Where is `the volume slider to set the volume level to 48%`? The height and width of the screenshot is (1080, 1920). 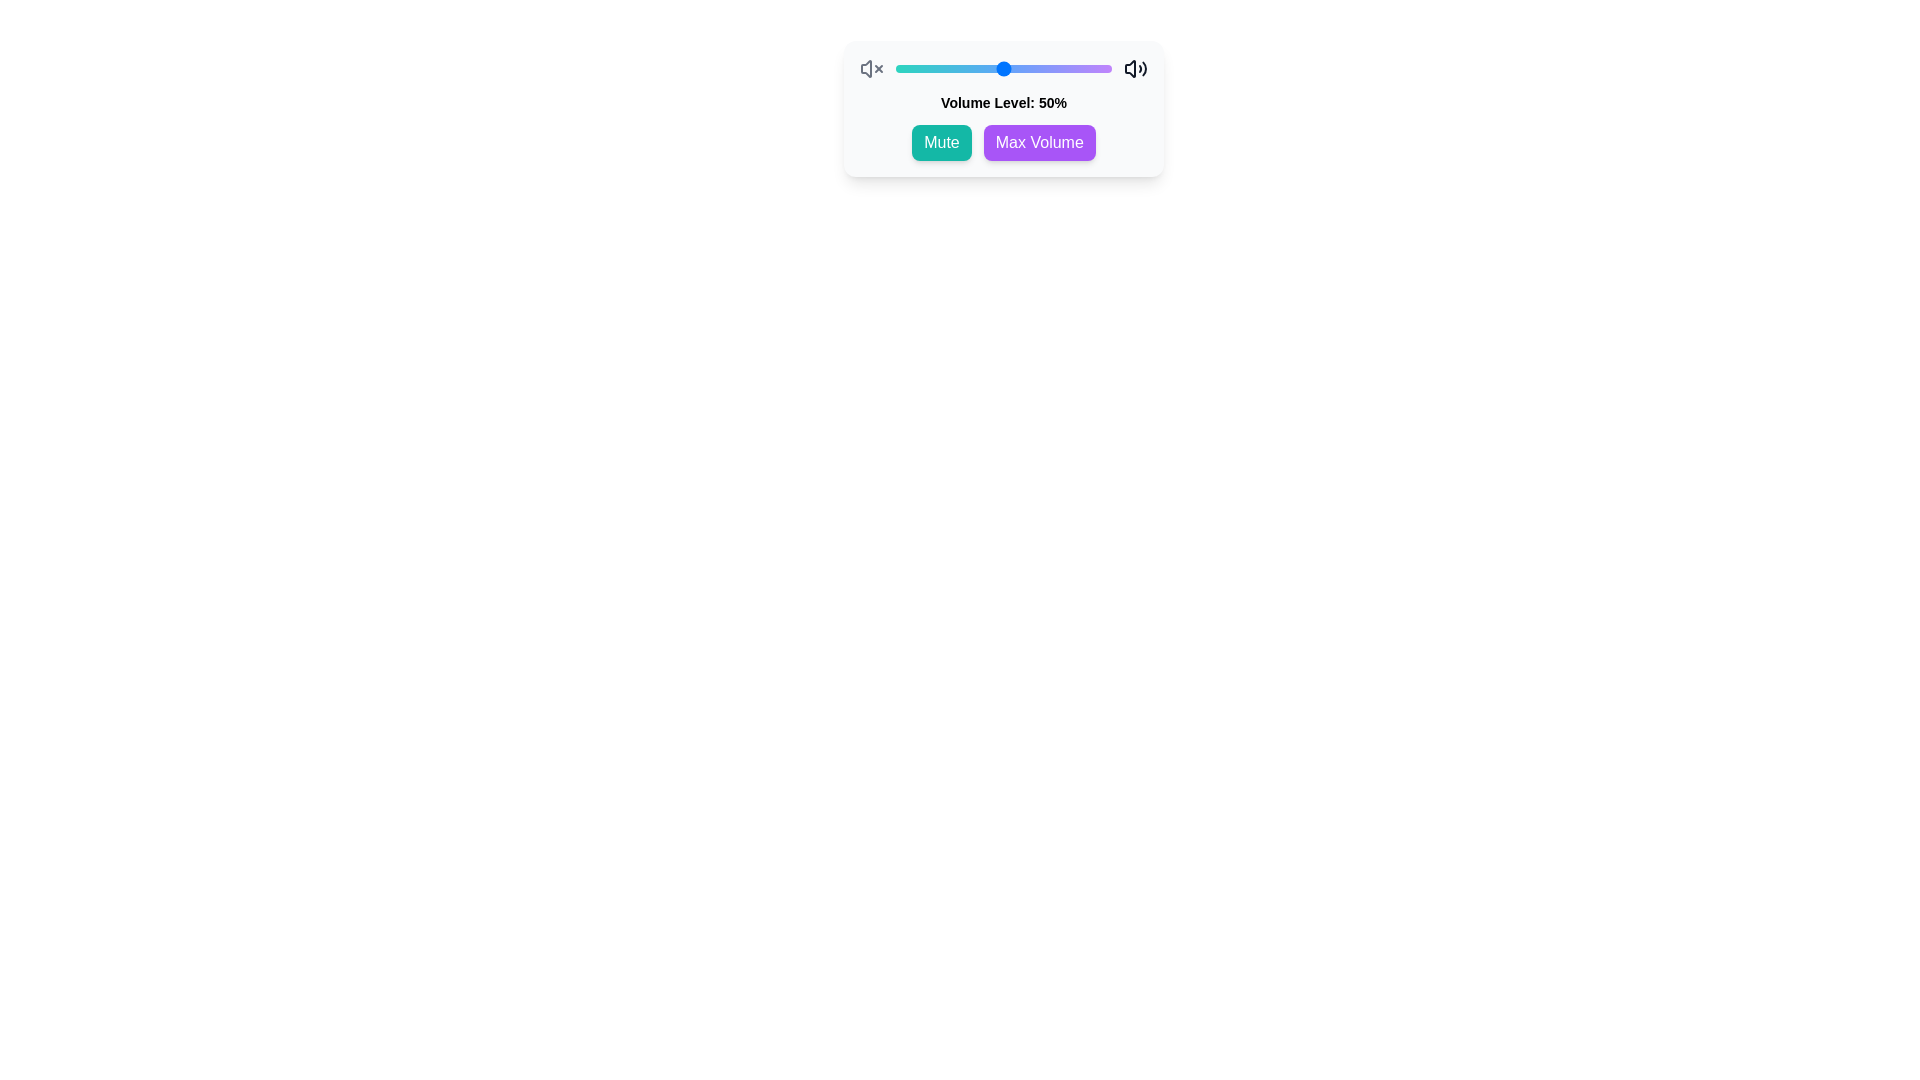
the volume slider to set the volume level to 48% is located at coordinates (999, 68).